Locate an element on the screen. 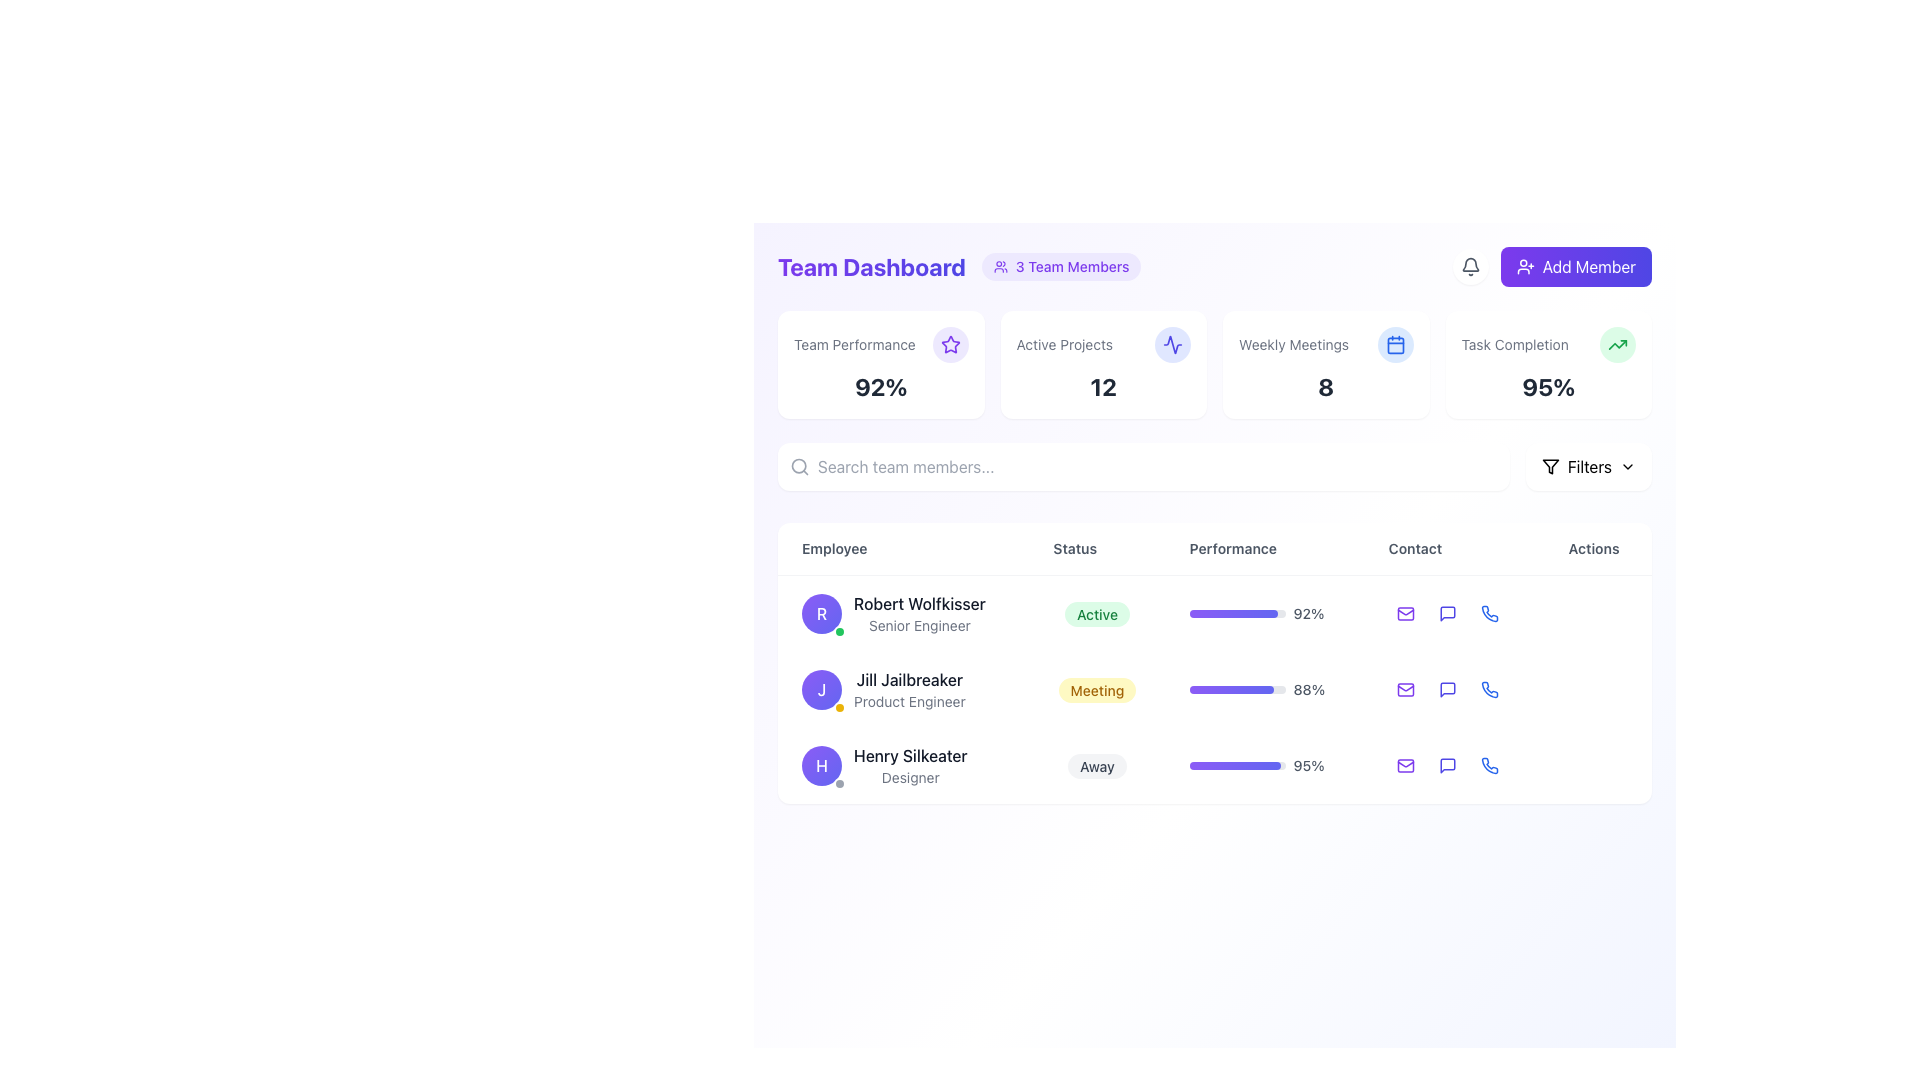 The height and width of the screenshot is (1080, 1920). the progress bar displaying '92%' is located at coordinates (1264, 612).